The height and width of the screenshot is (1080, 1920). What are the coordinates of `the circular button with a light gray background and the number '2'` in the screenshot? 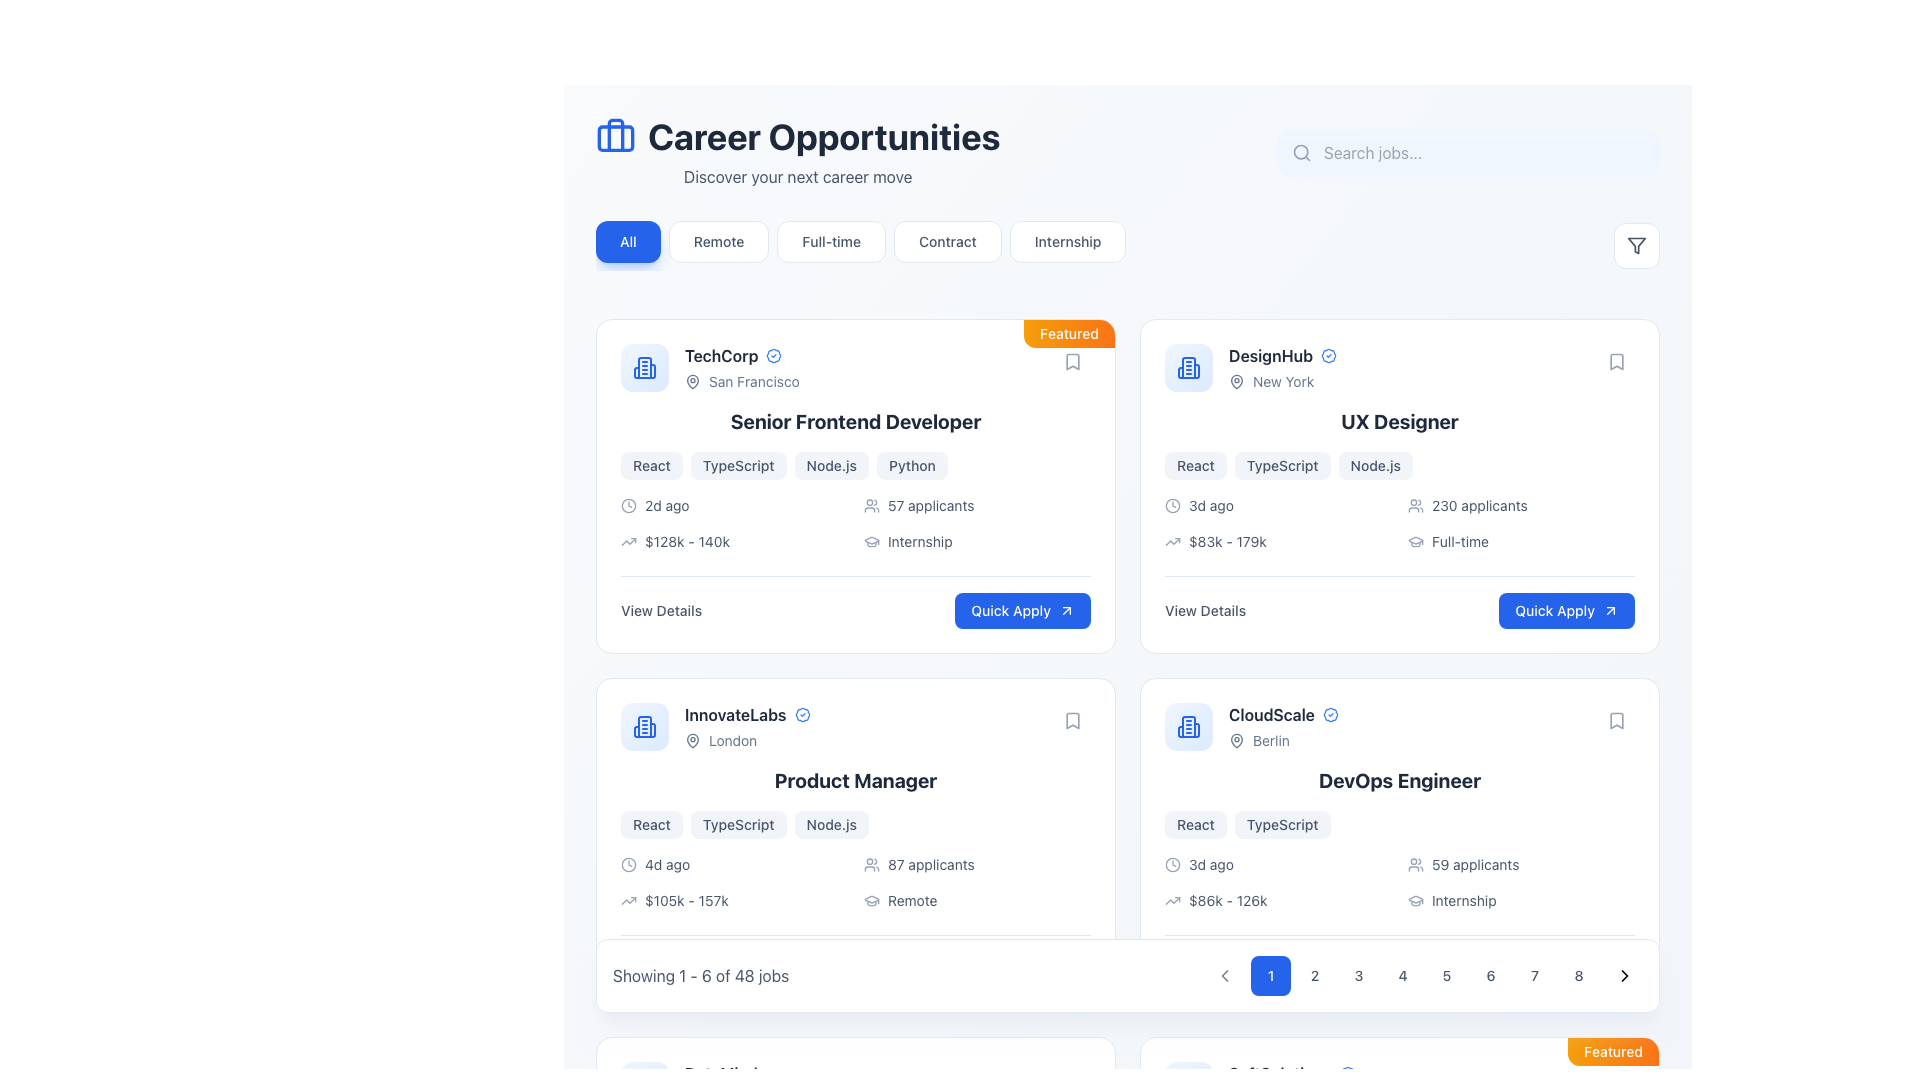 It's located at (1315, 974).